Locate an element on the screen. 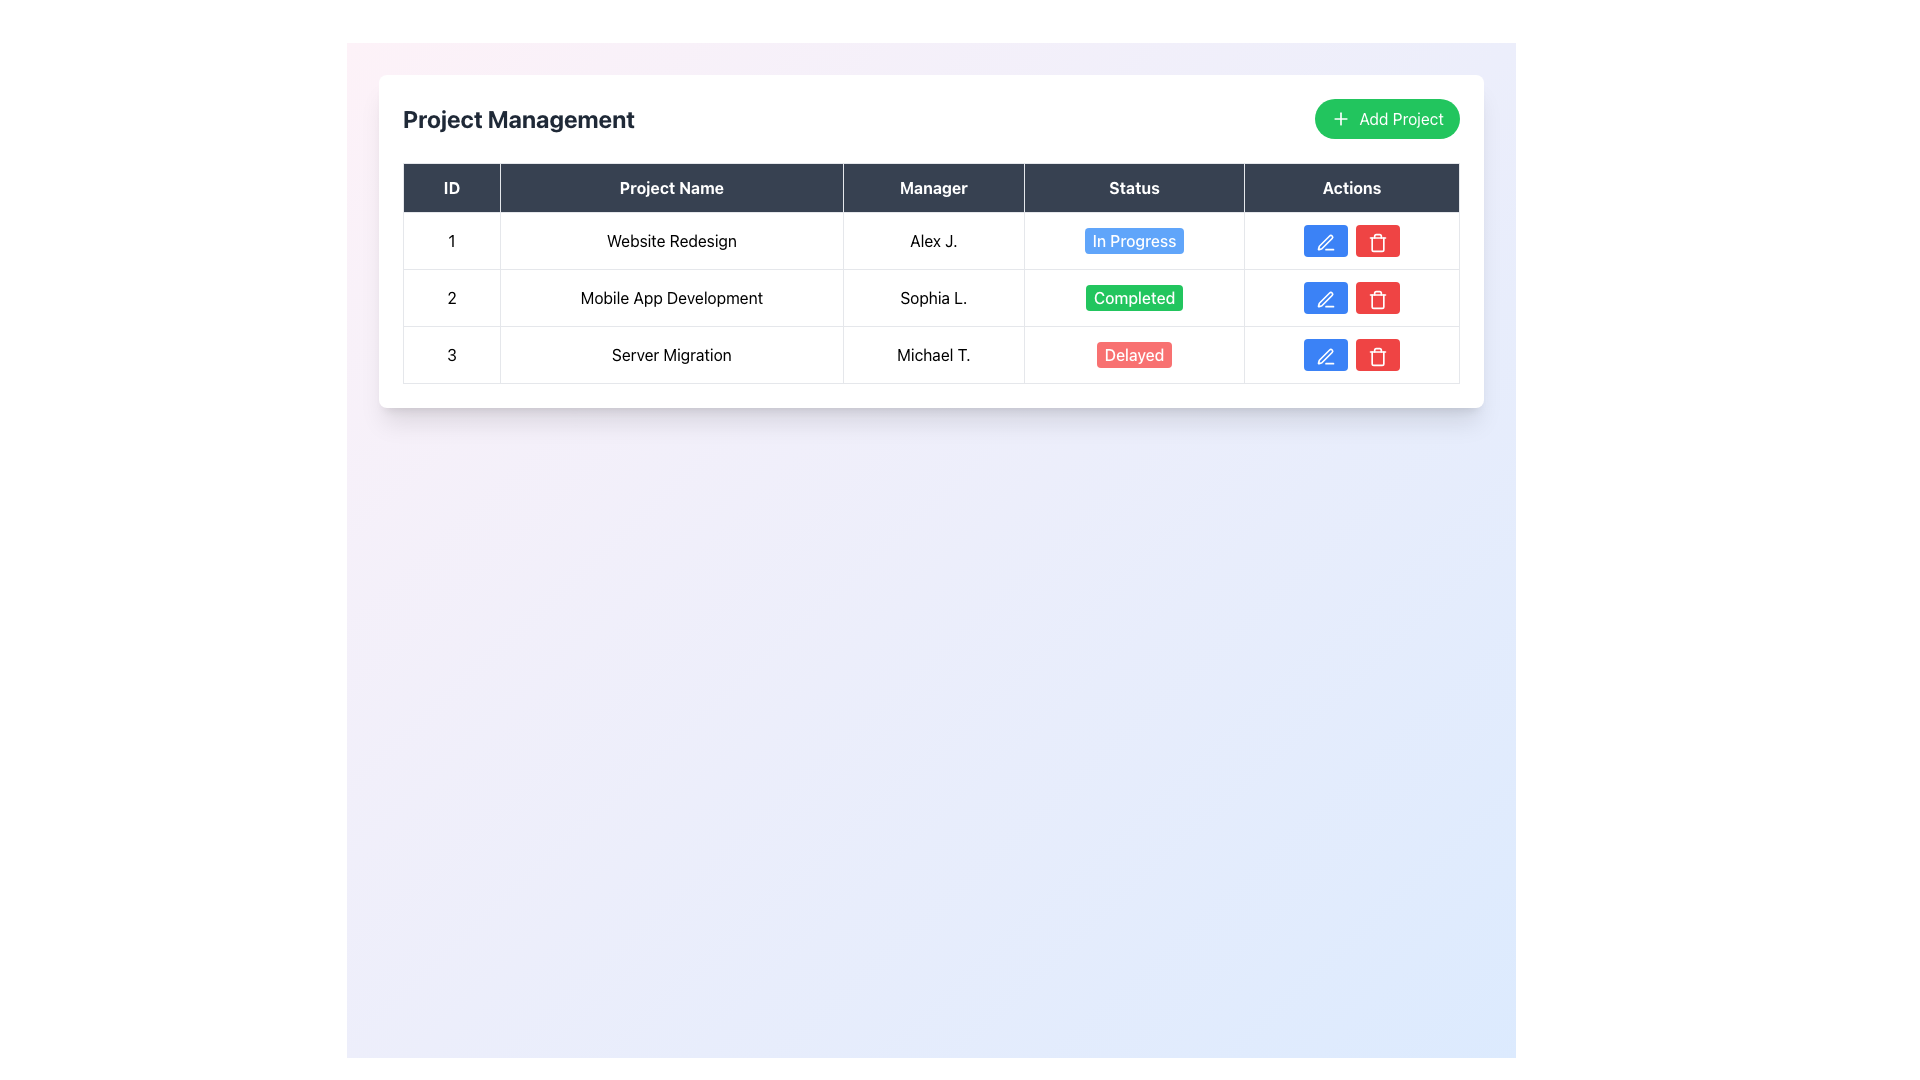  the red button with a white trash icon located in the 'Actions' column of the third row in the Server Migration table is located at coordinates (1376, 353).